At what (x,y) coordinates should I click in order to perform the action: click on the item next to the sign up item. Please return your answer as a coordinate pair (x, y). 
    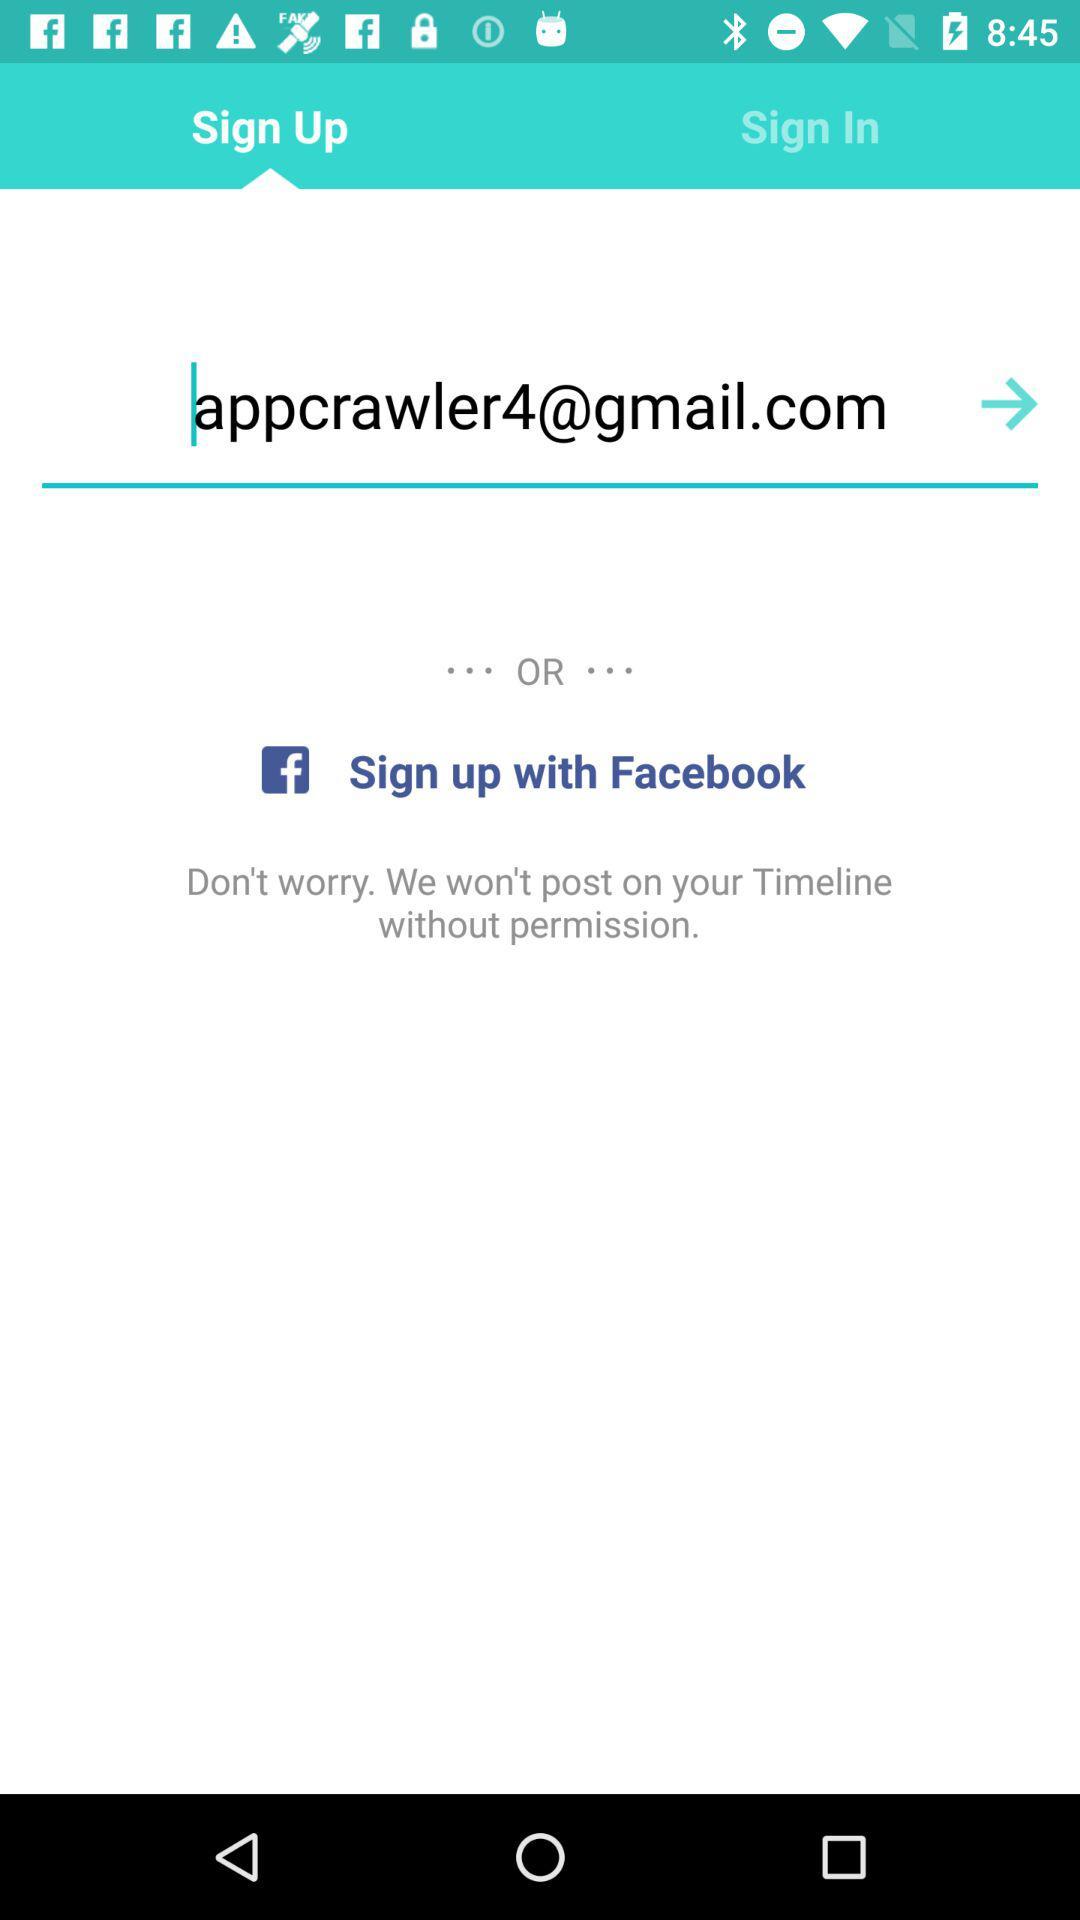
    Looking at the image, I should click on (810, 124).